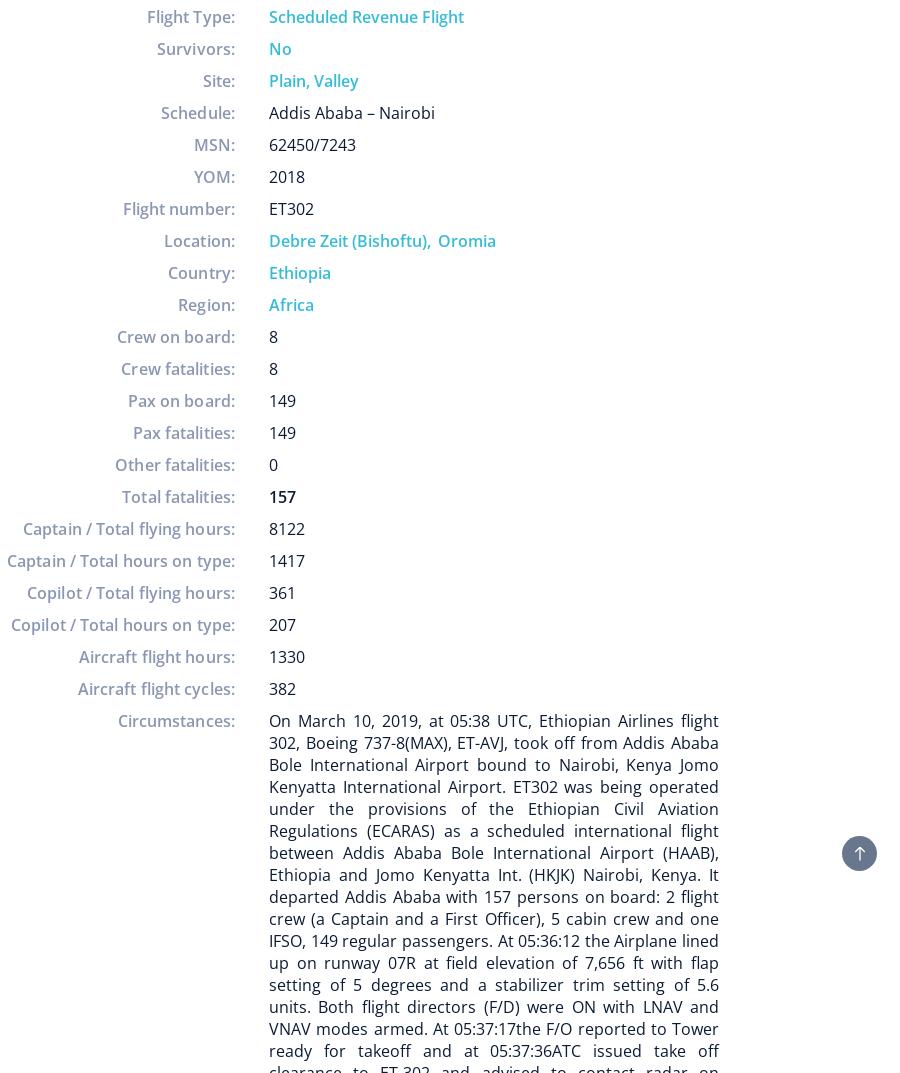 The image size is (900, 1073). Describe the element at coordinates (281, 593) in the screenshot. I see `'361'` at that location.